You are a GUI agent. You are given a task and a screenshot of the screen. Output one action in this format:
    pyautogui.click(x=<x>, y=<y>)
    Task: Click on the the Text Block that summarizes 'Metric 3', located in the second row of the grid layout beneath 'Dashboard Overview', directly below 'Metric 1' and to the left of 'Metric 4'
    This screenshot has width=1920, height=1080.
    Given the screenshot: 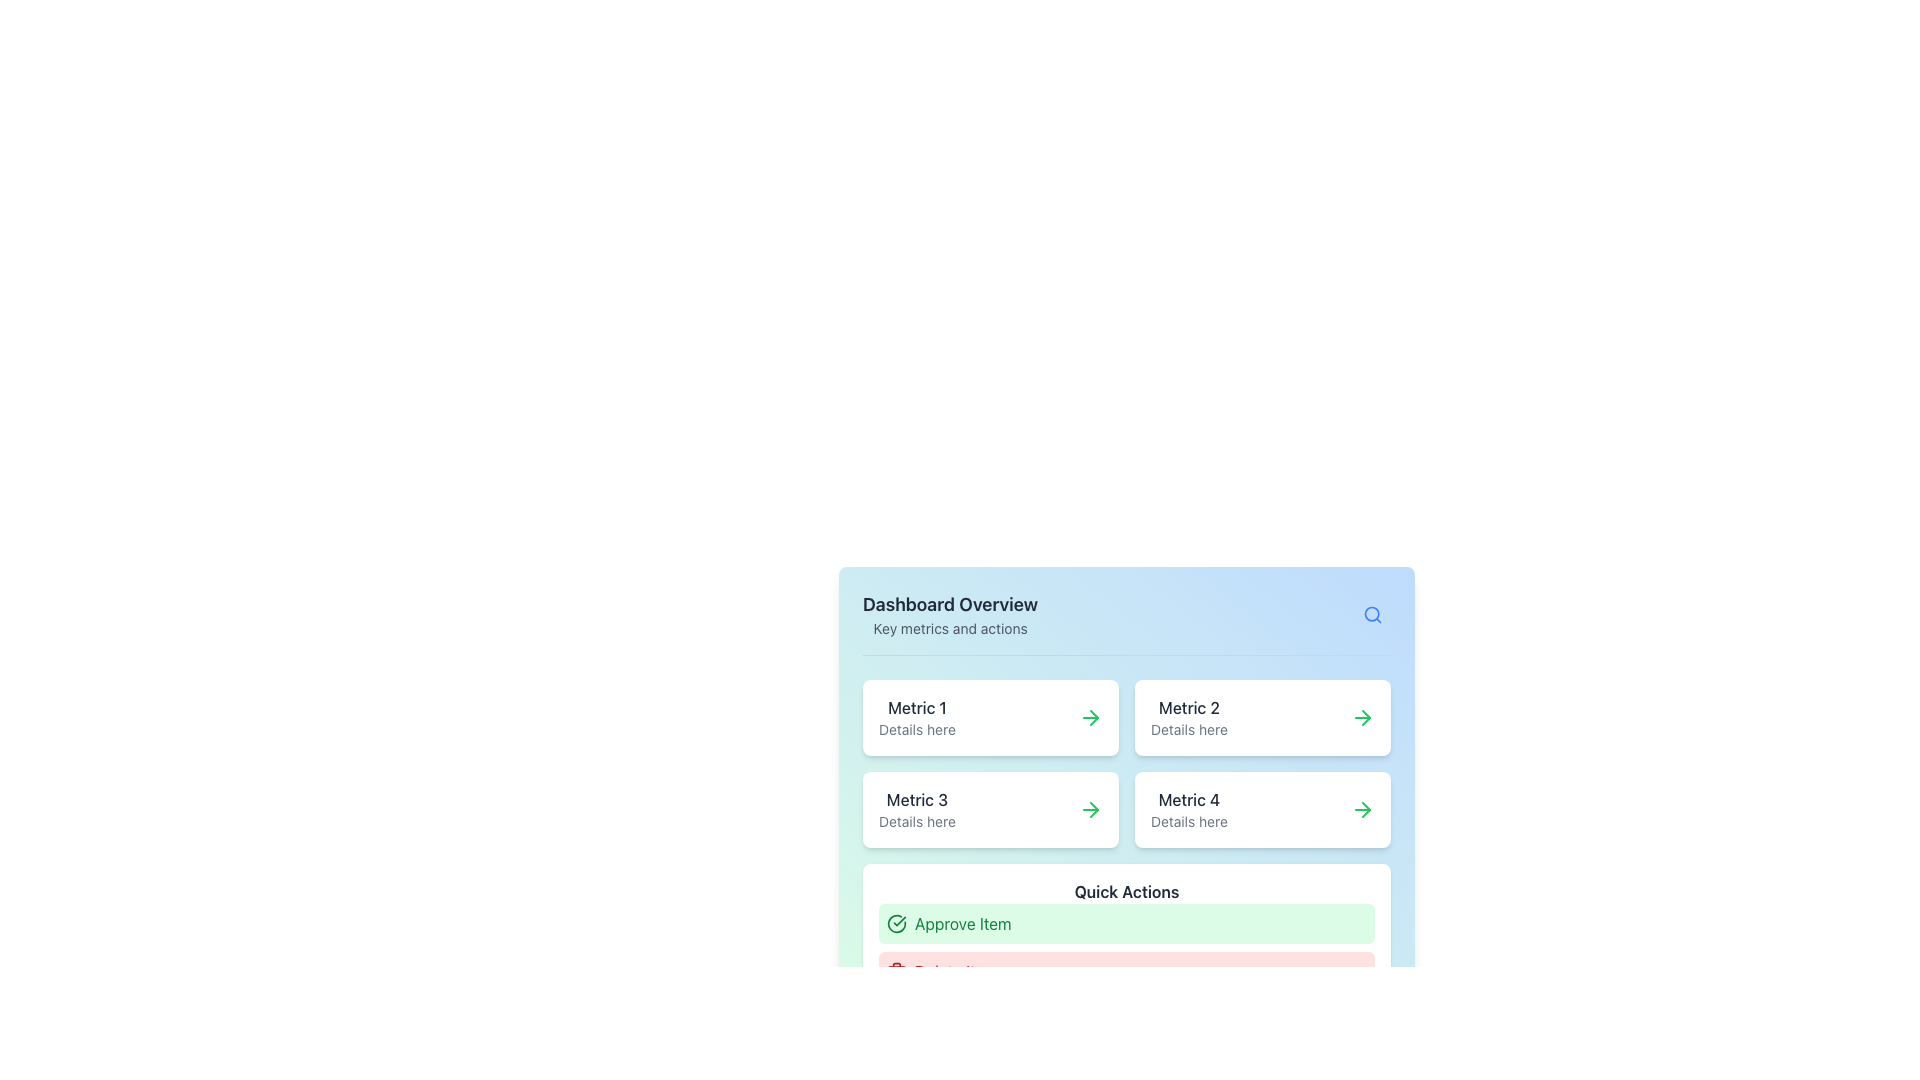 What is the action you would take?
    pyautogui.click(x=916, y=810)
    